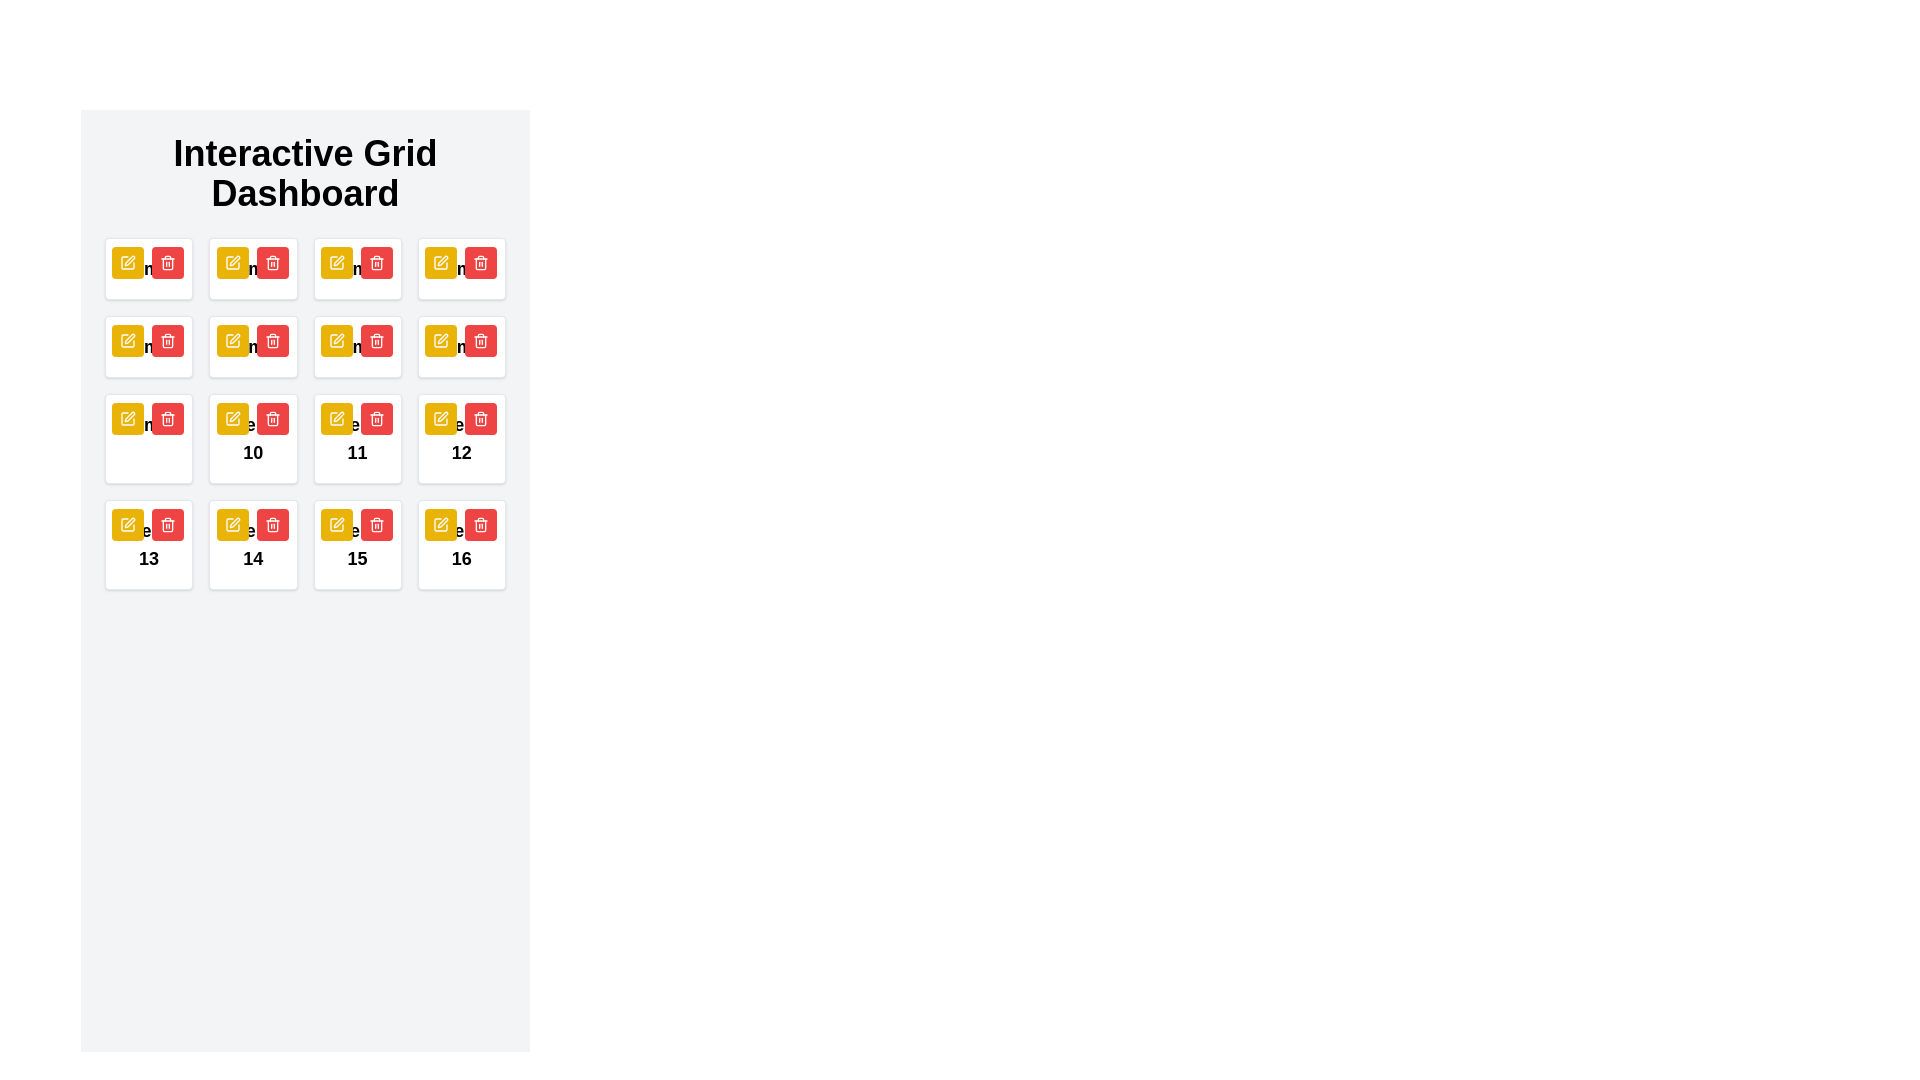 This screenshot has width=1920, height=1080. What do you see at coordinates (127, 339) in the screenshot?
I see `the edit icon button, which is a small pen icon with a yellow background, located at the upper-left of the card titled '1' in the grid layout` at bounding box center [127, 339].